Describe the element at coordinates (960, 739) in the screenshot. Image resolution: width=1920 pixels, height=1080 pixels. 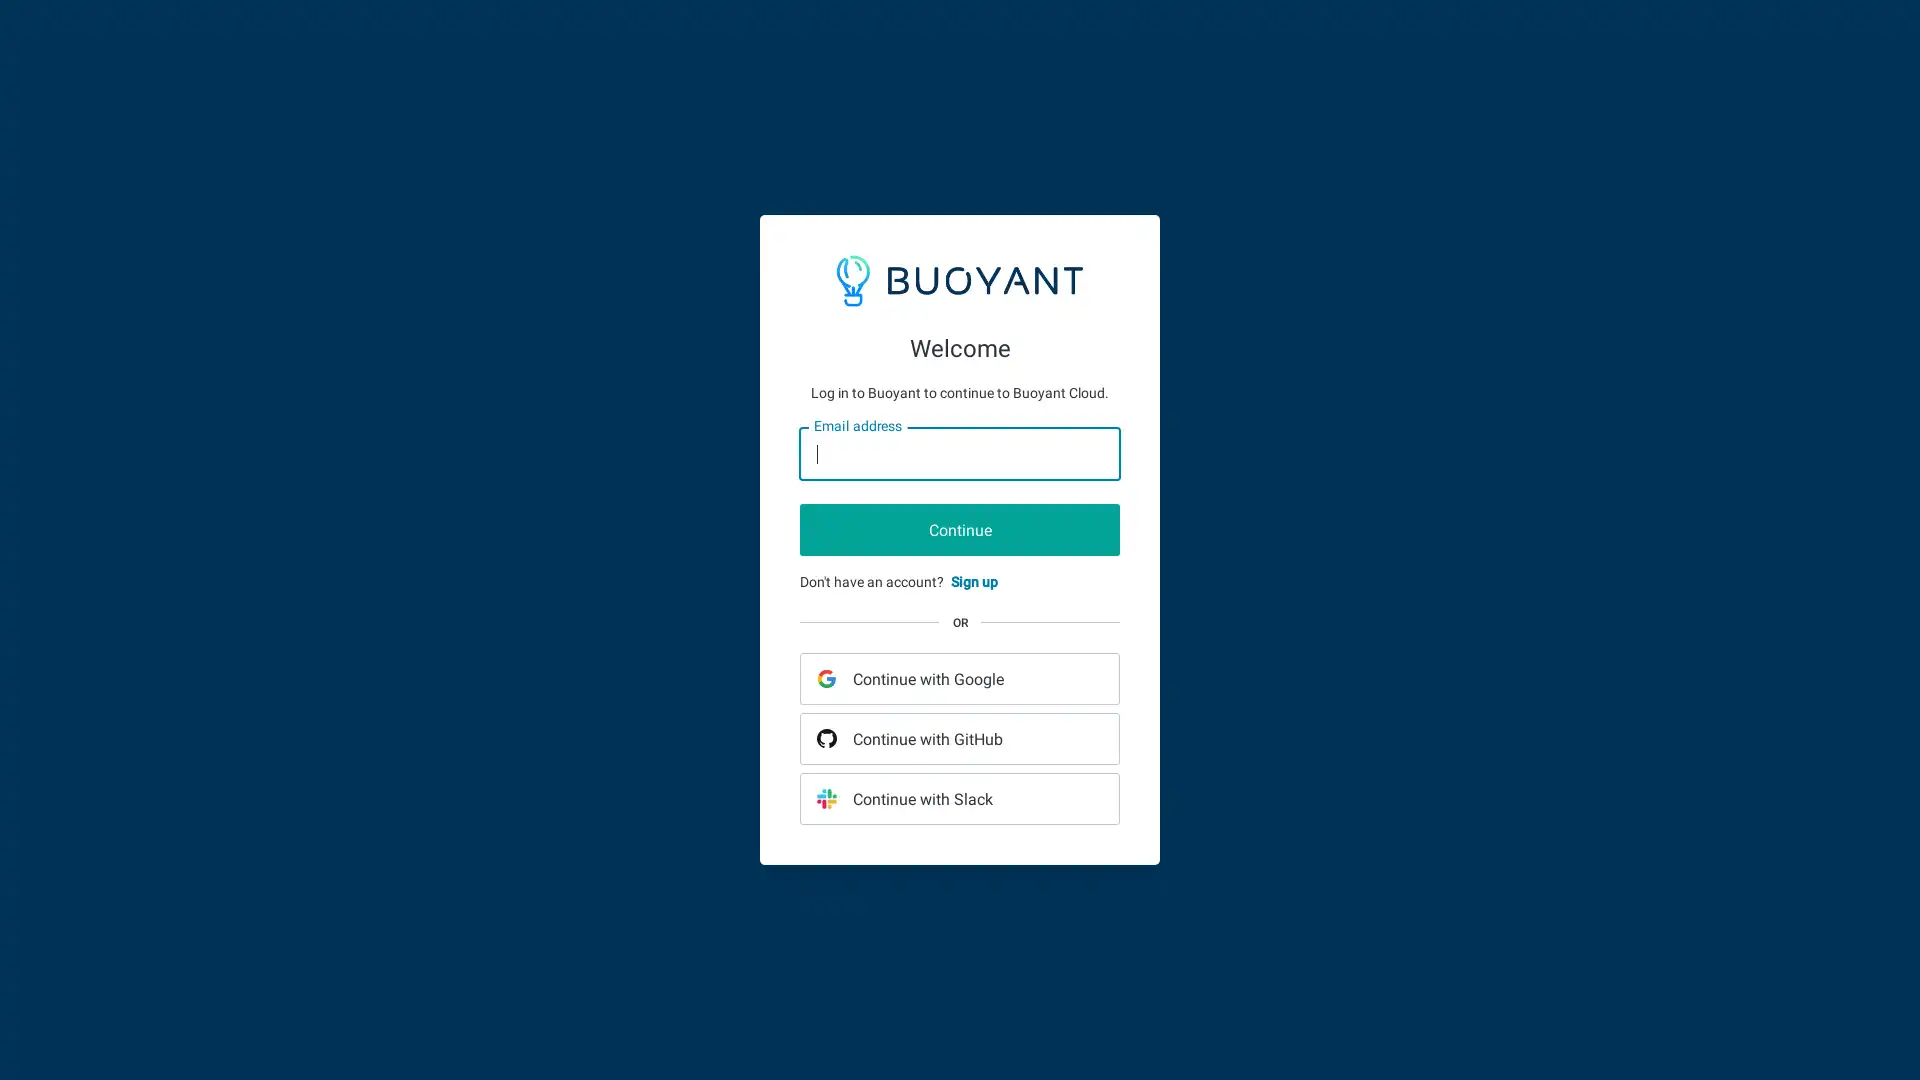
I see `Continue with GitHub` at that location.